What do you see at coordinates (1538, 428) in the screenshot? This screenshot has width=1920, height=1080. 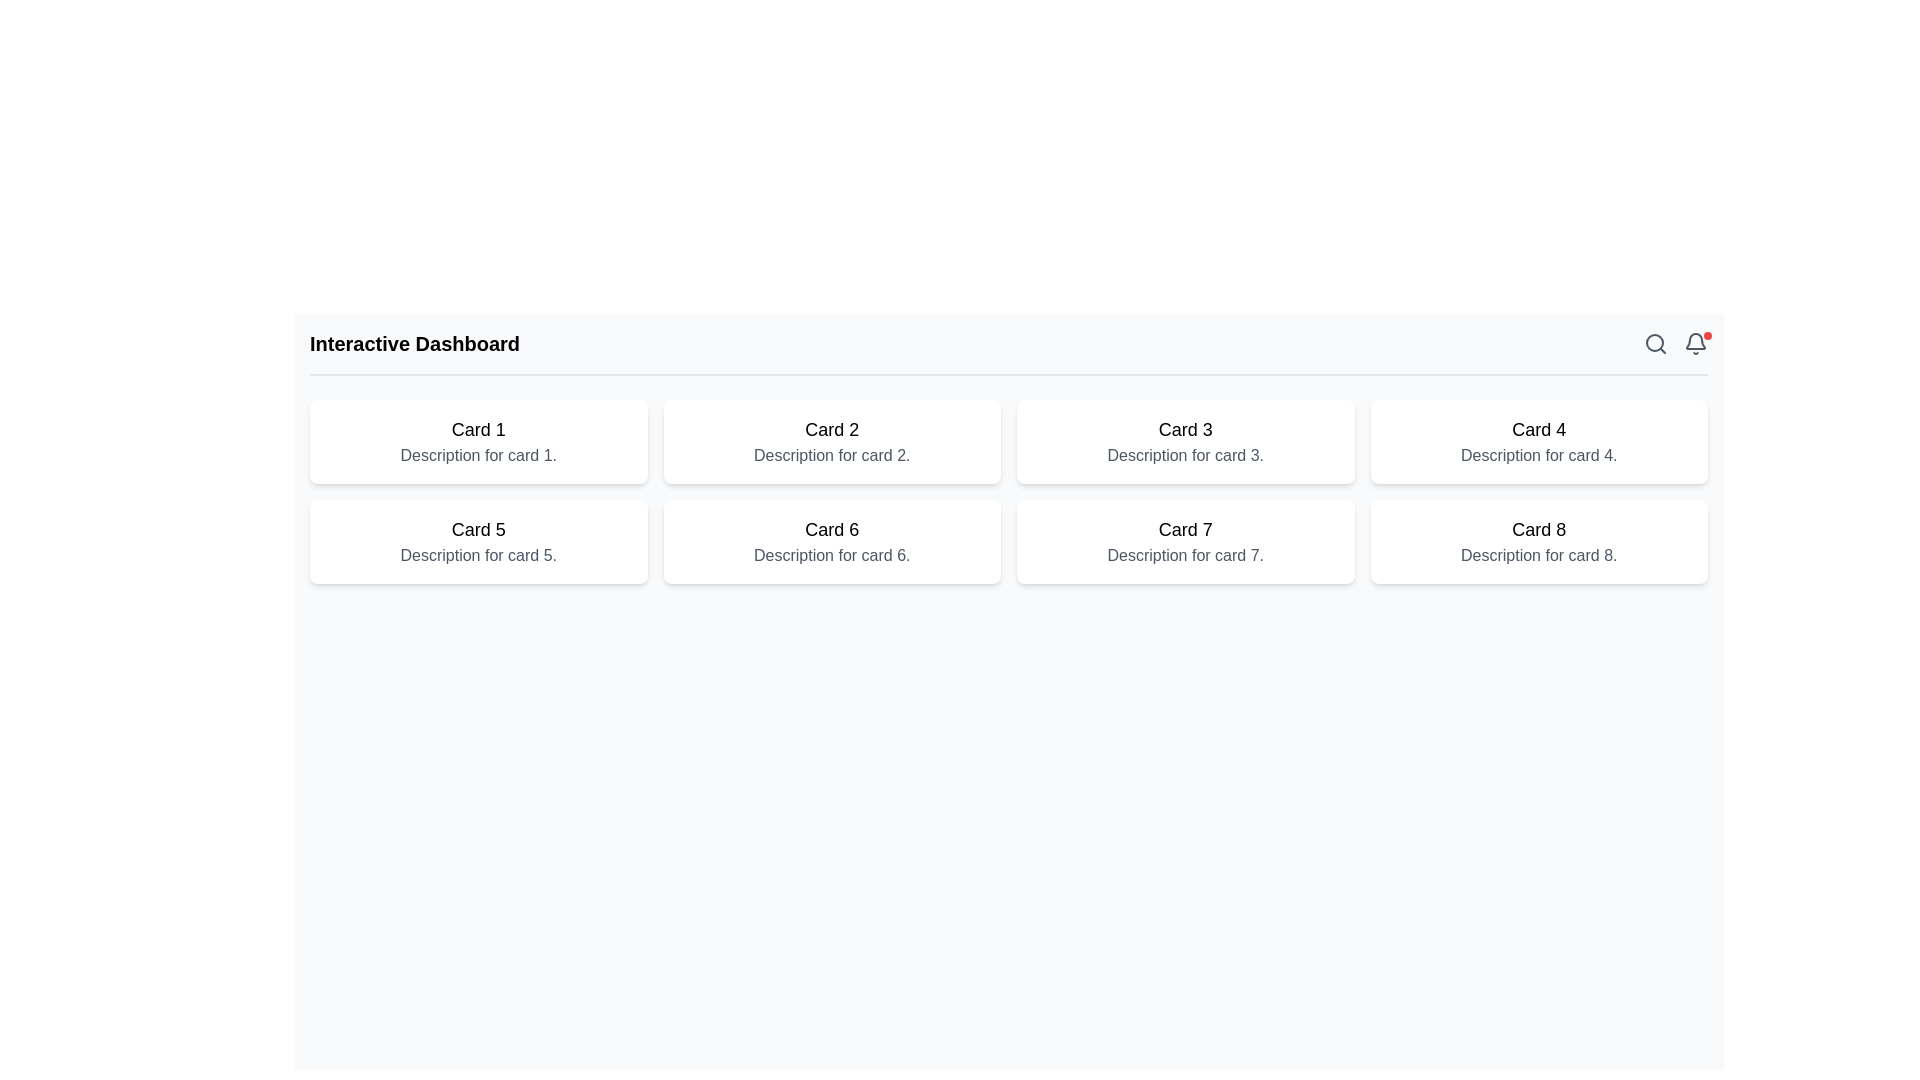 I see `the text label displaying 'Card 4', which is styled in bold and located in the top-central region of the fourth card in a grid layout` at bounding box center [1538, 428].